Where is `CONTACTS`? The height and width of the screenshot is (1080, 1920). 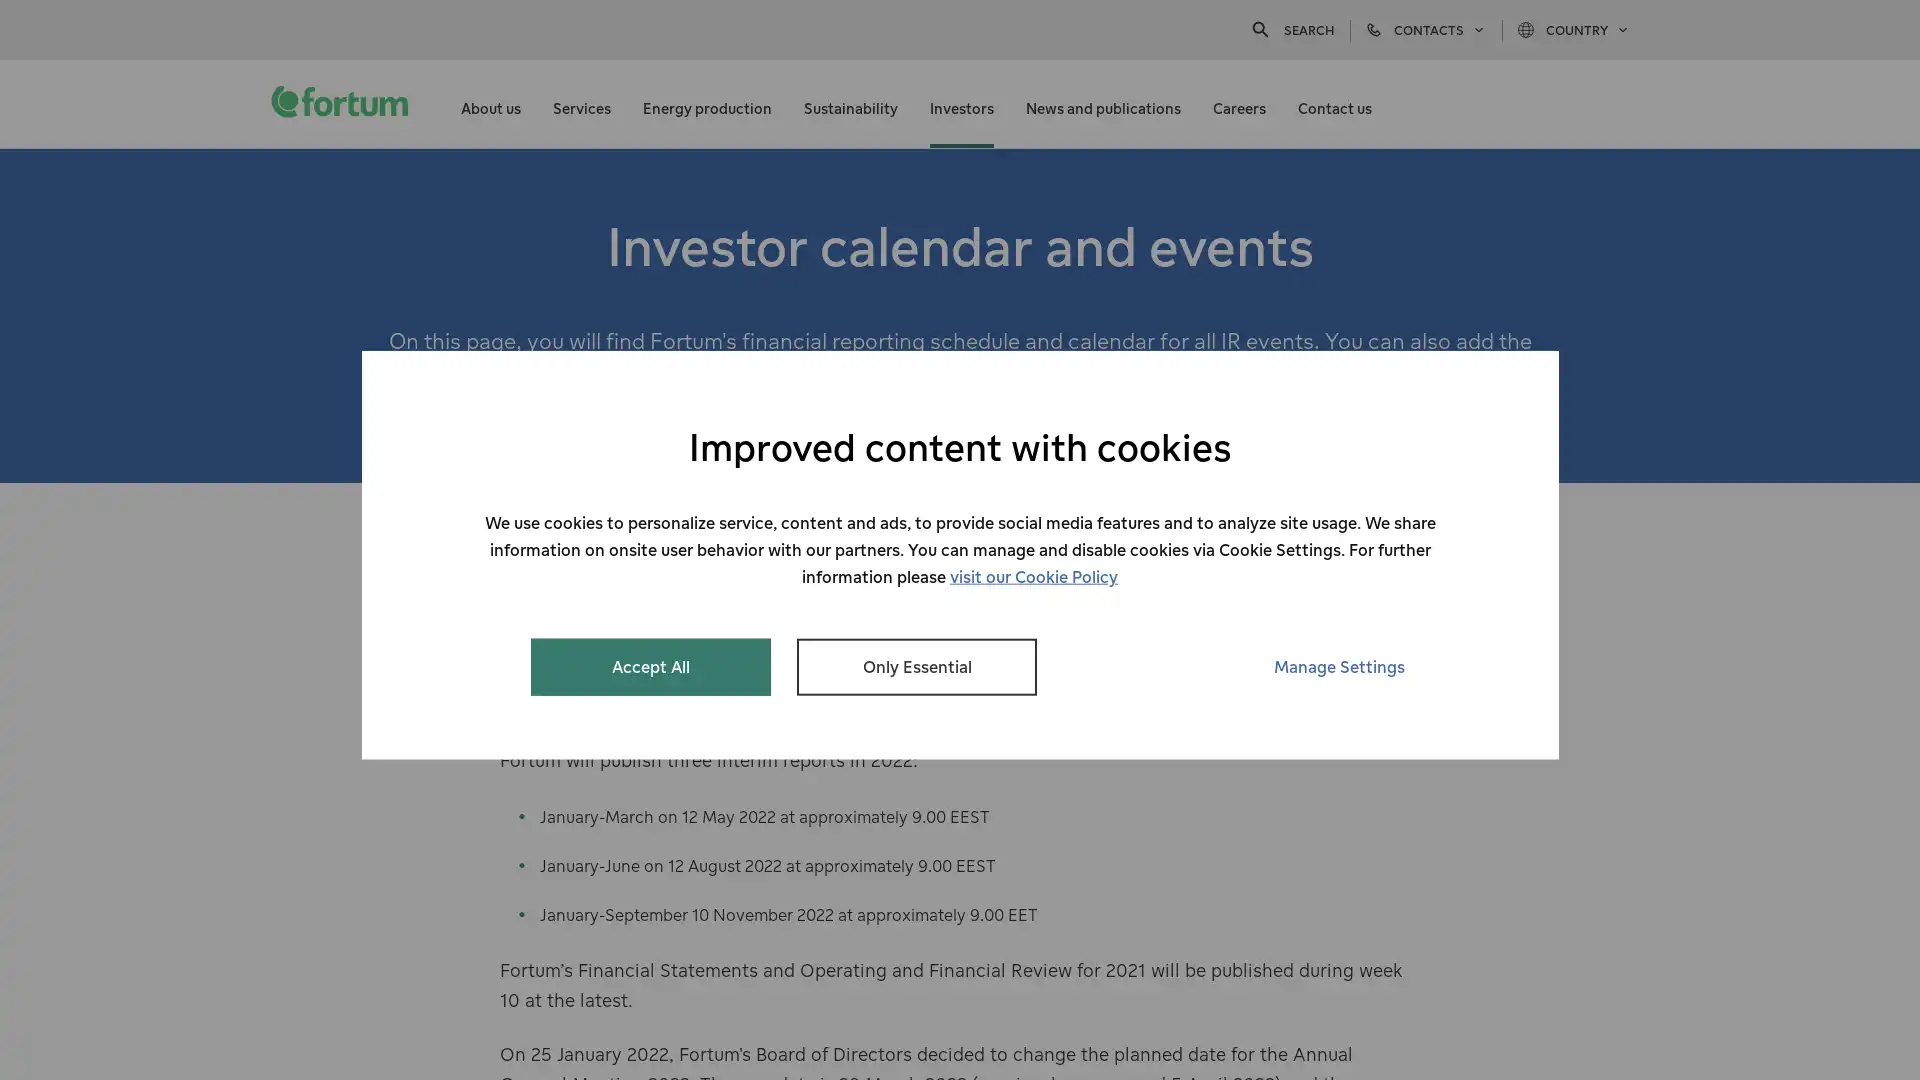 CONTACTS is located at coordinates (1424, 29).